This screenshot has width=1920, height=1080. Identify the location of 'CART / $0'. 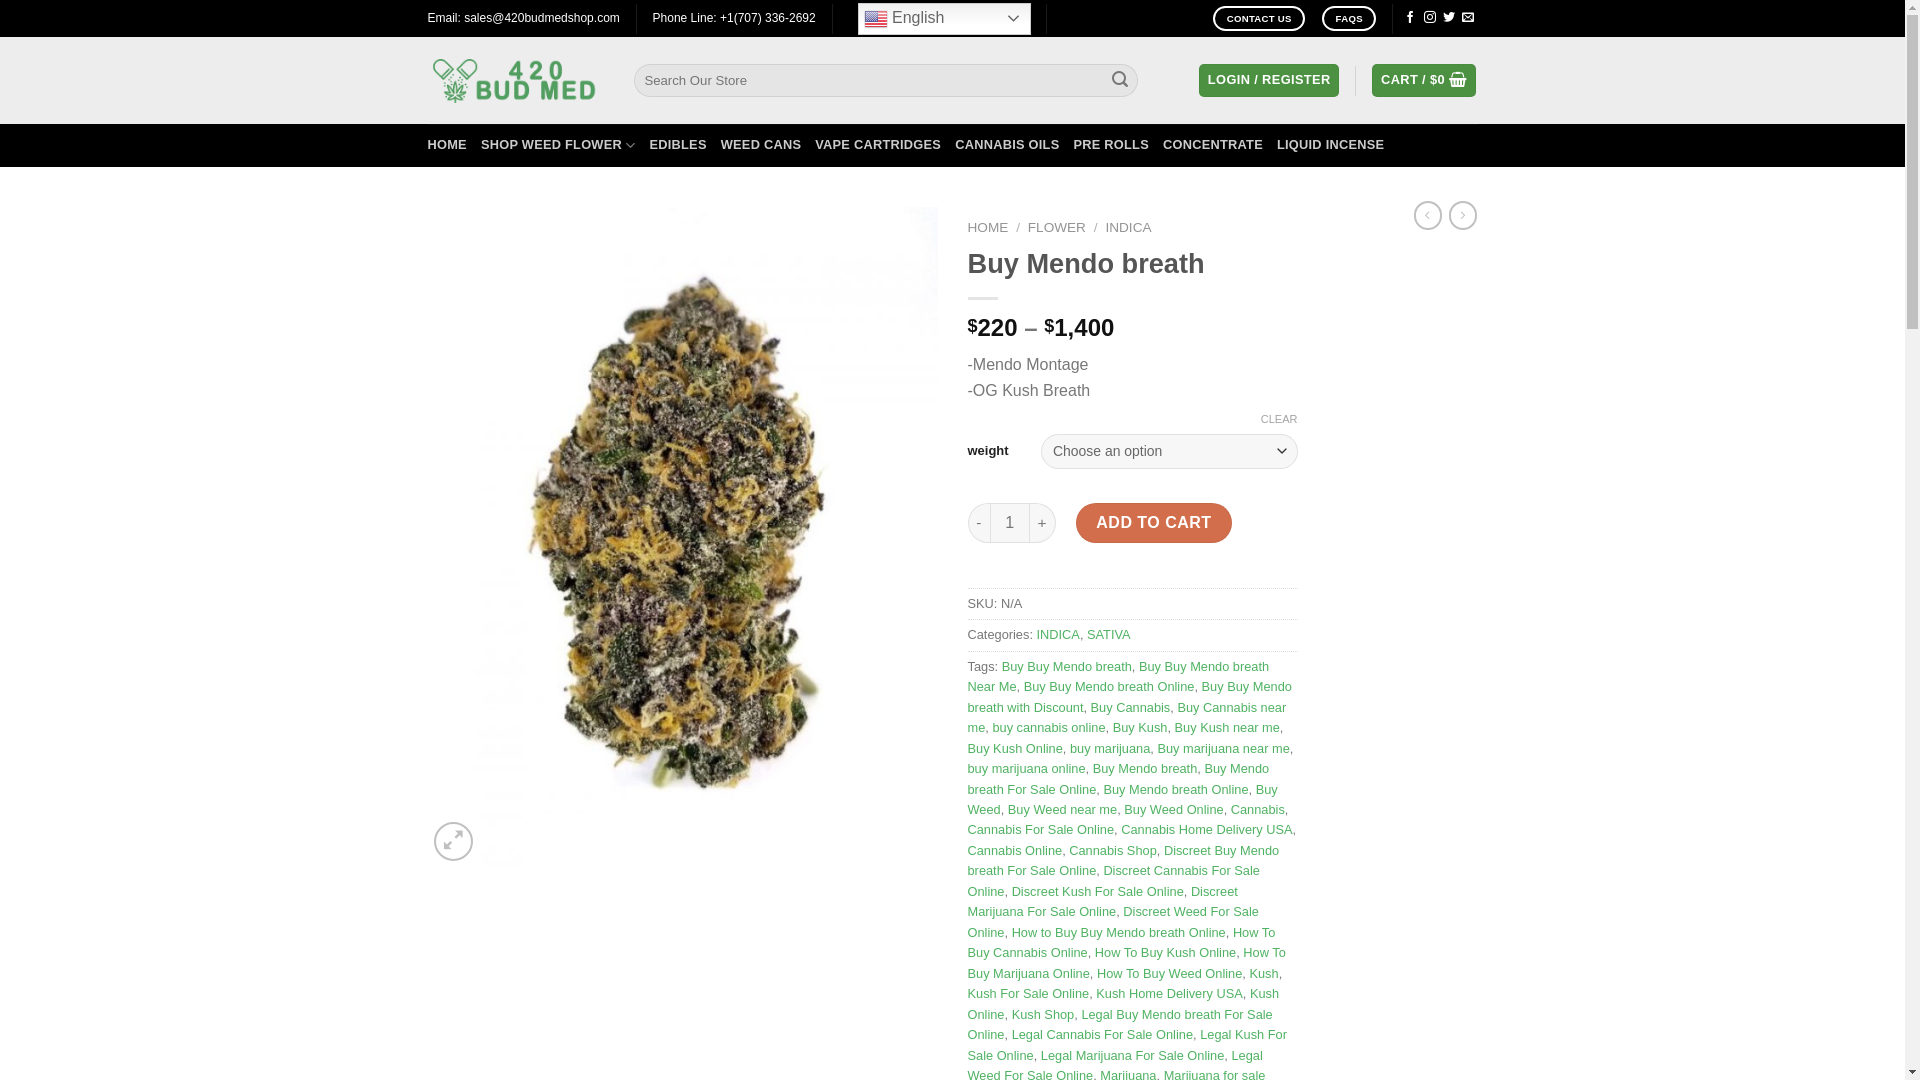
(1423, 79).